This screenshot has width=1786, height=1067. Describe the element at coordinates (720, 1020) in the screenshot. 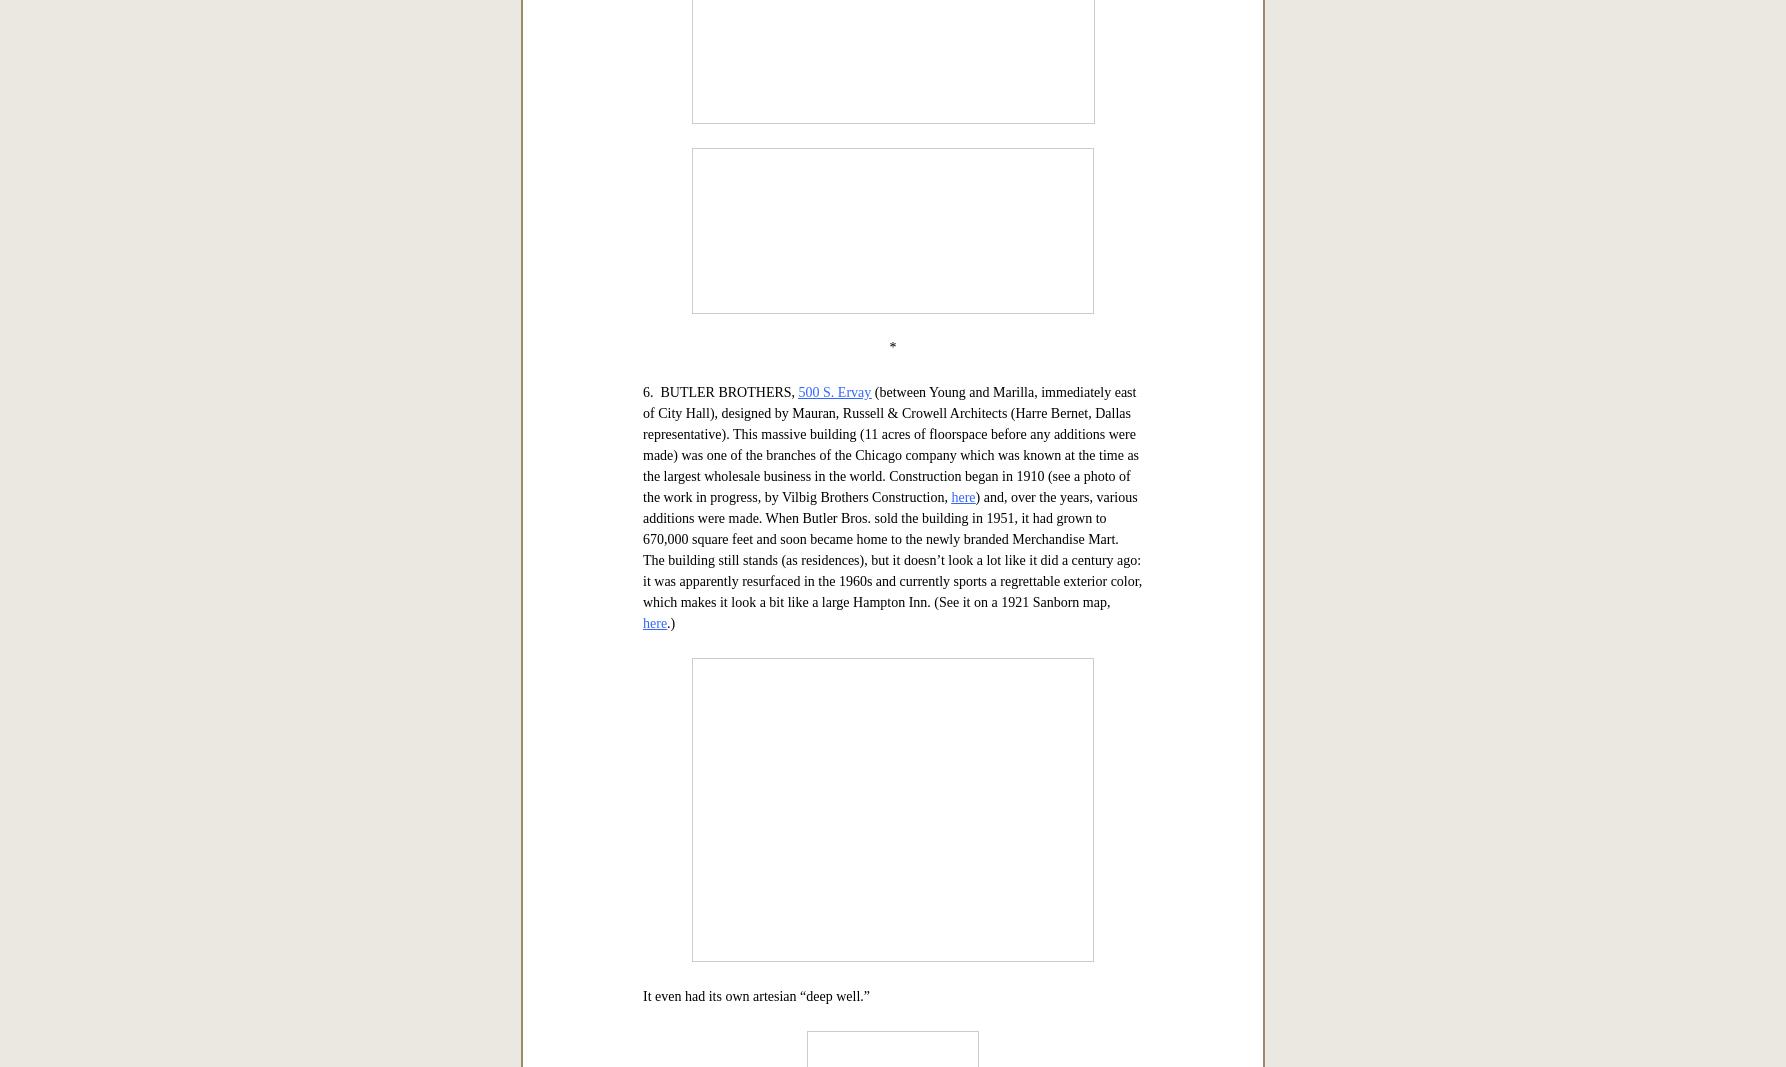

I see `'6.  BUTLER BROTHERS,'` at that location.